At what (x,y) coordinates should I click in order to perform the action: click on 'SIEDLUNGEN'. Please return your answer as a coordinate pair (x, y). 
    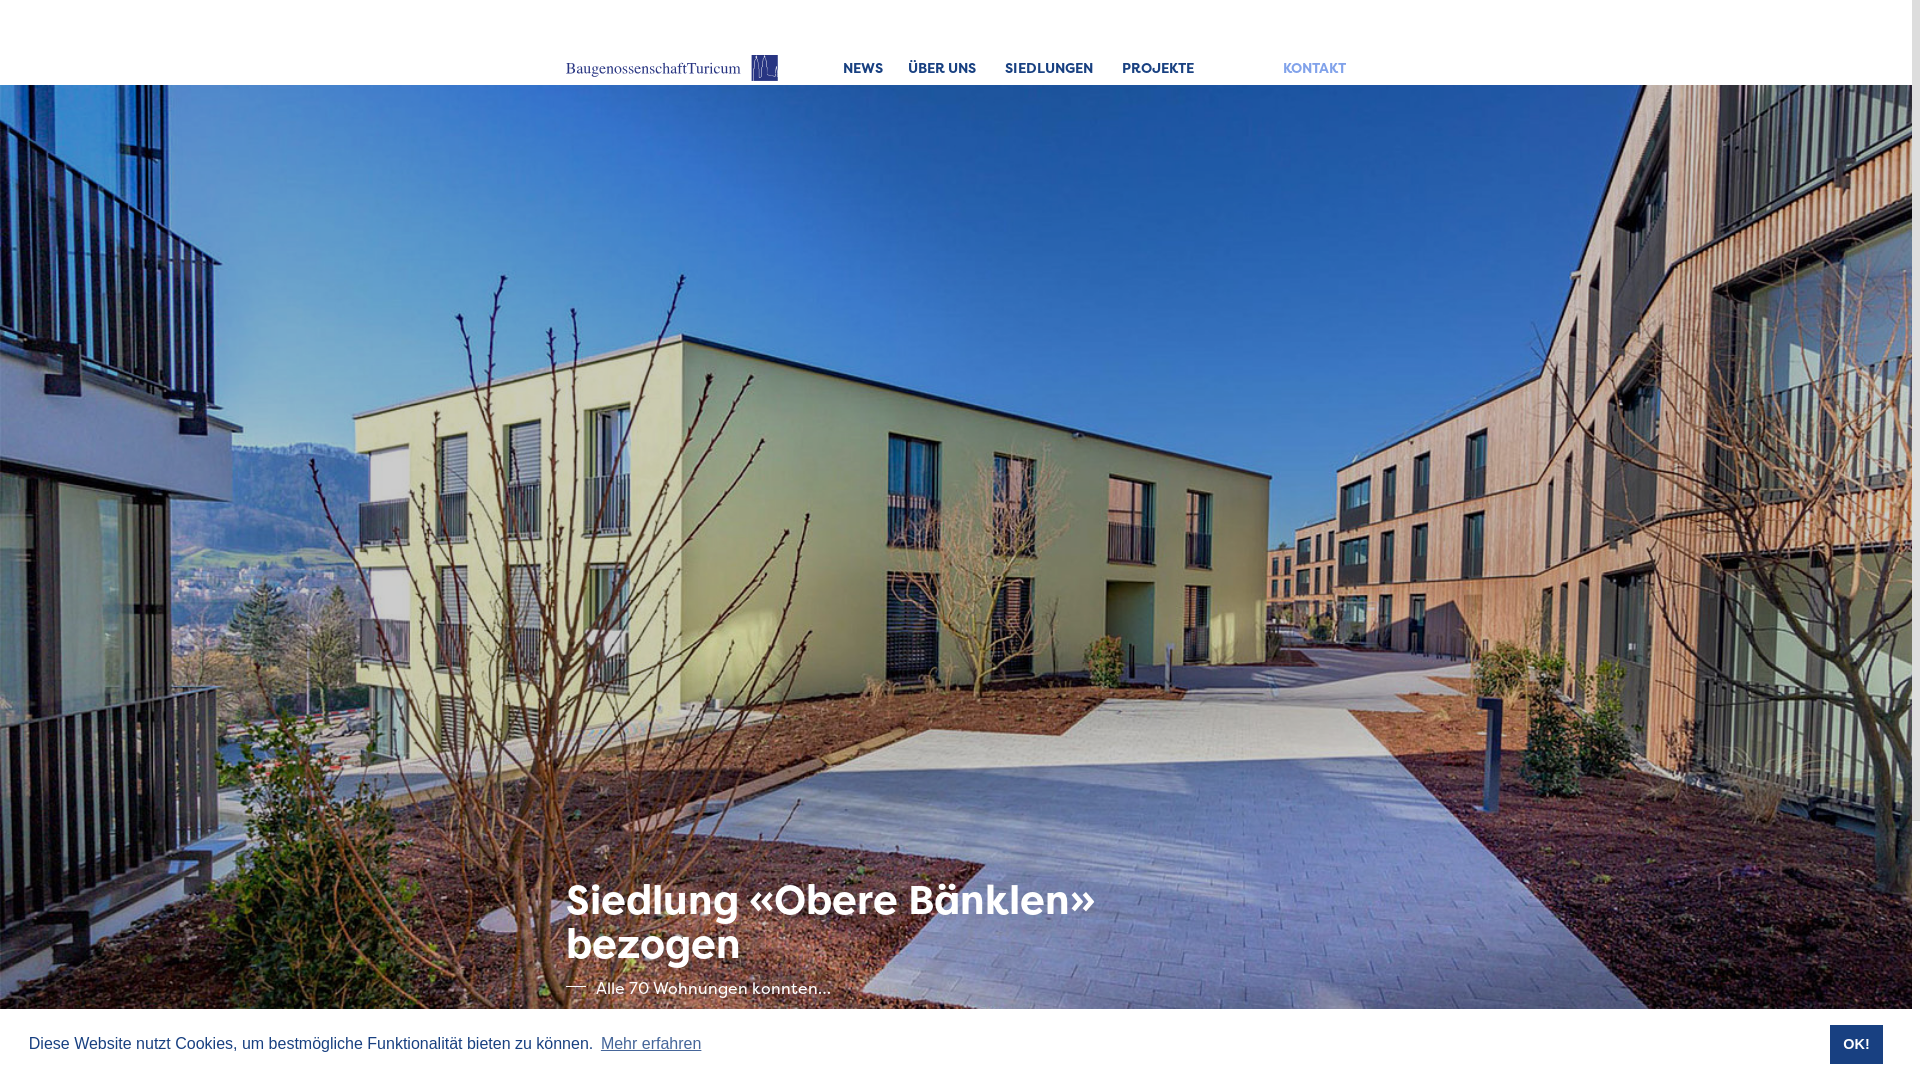
    Looking at the image, I should click on (1048, 67).